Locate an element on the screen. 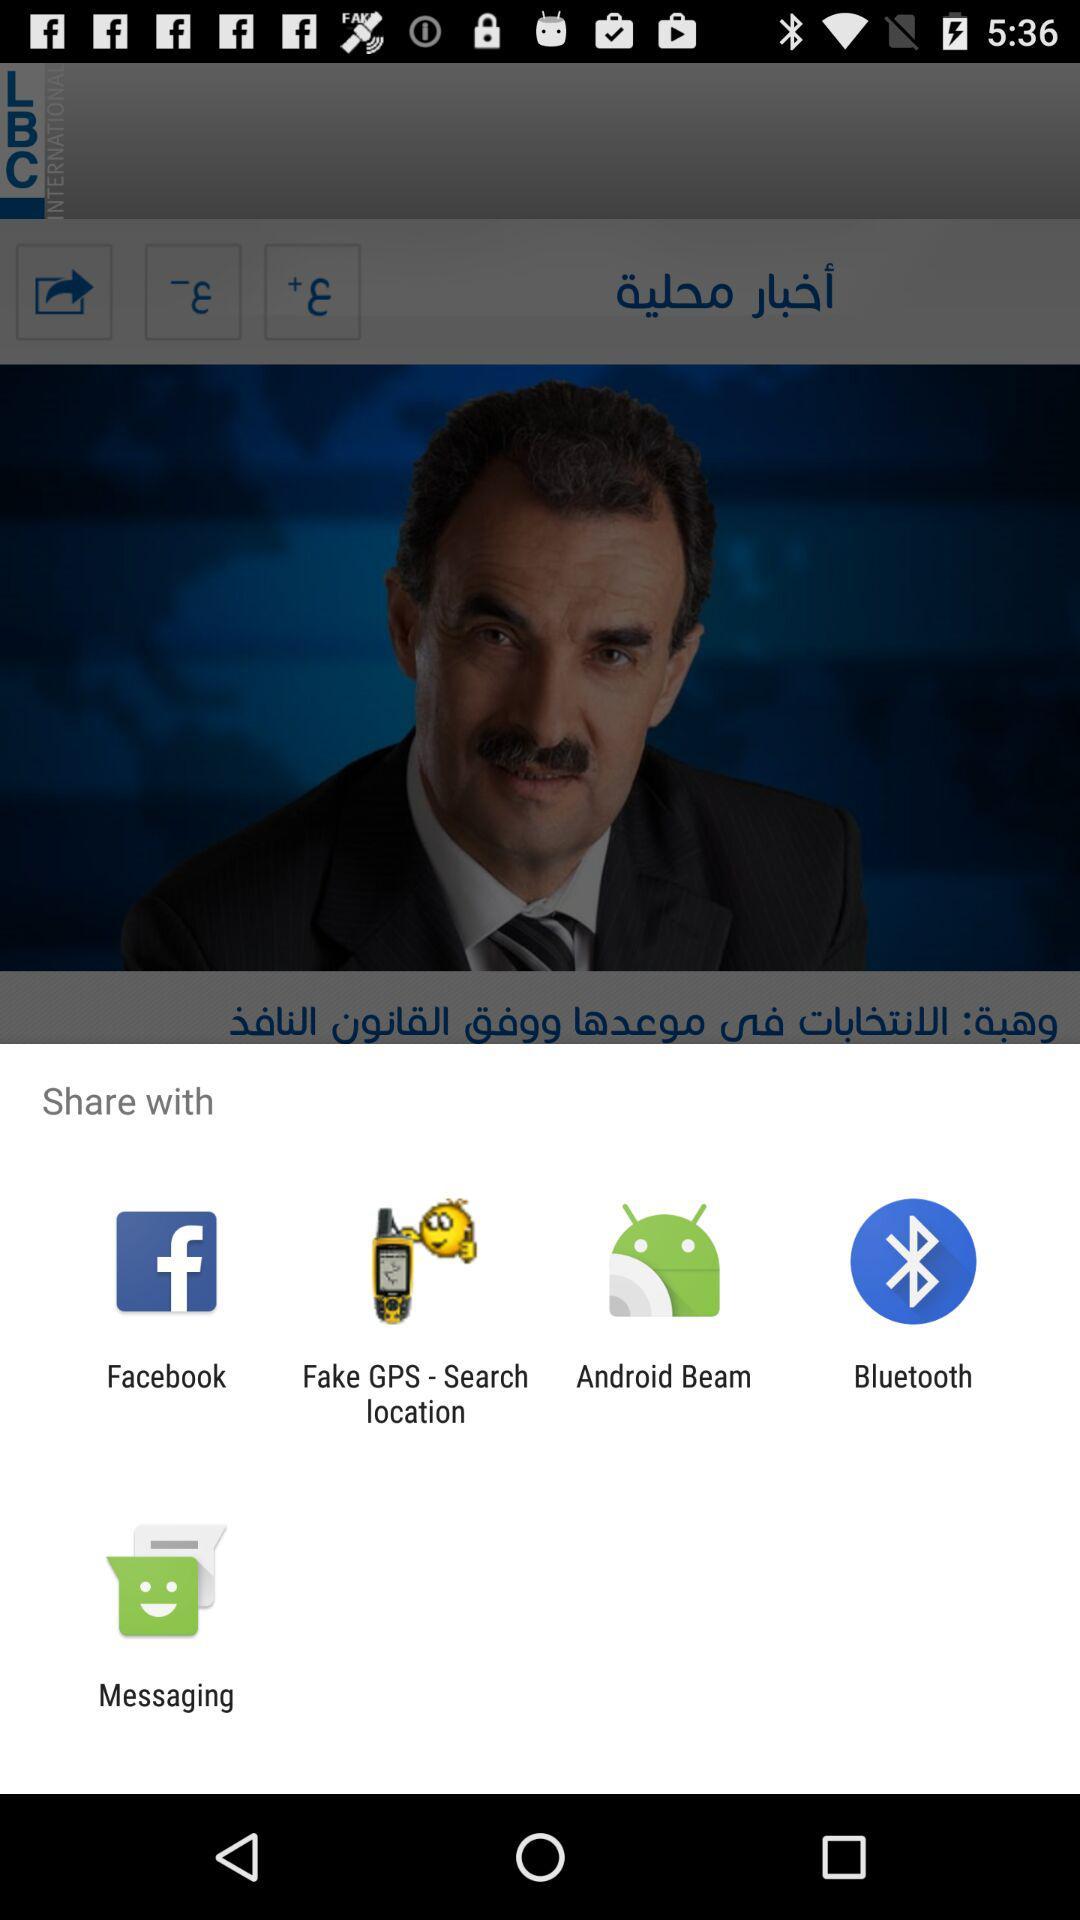  the item next to android beam item is located at coordinates (913, 1392).